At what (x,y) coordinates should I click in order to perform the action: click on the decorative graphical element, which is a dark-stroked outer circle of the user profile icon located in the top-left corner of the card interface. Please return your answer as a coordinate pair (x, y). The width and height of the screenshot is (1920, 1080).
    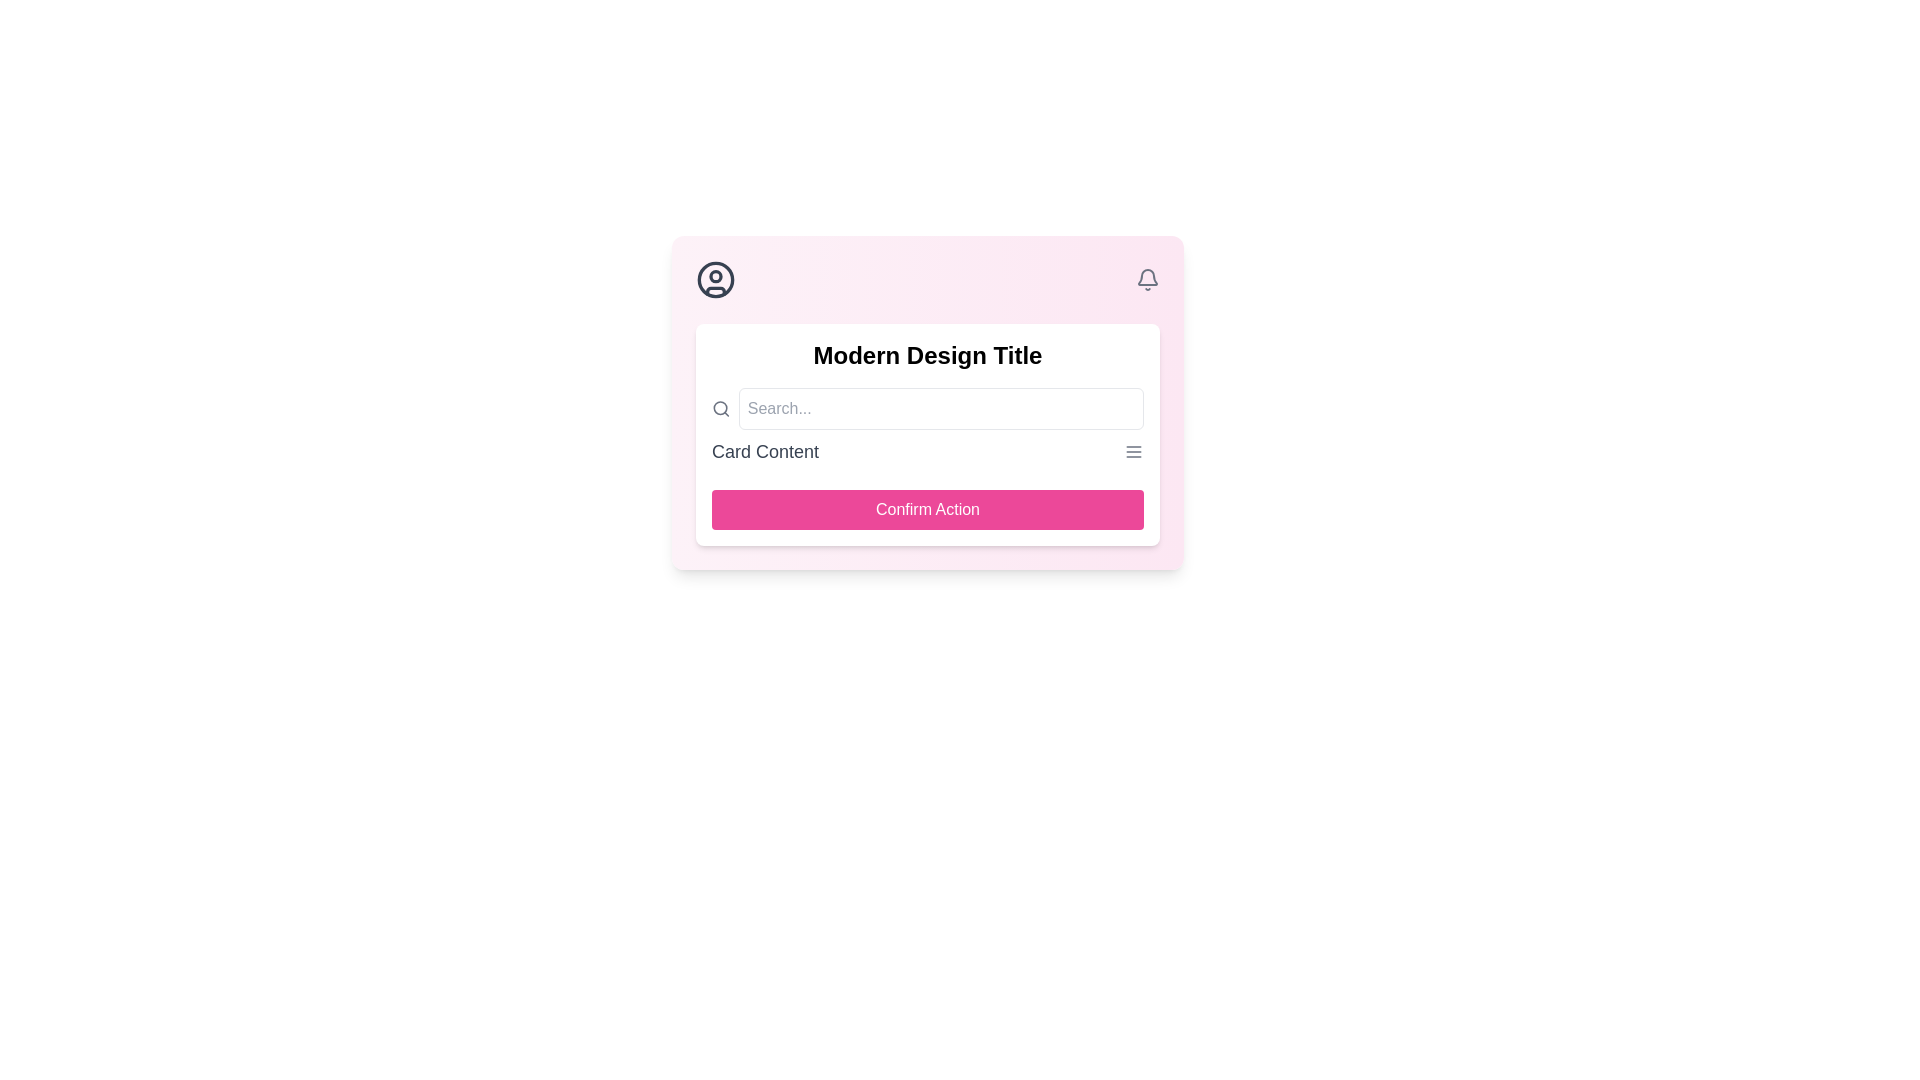
    Looking at the image, I should click on (715, 280).